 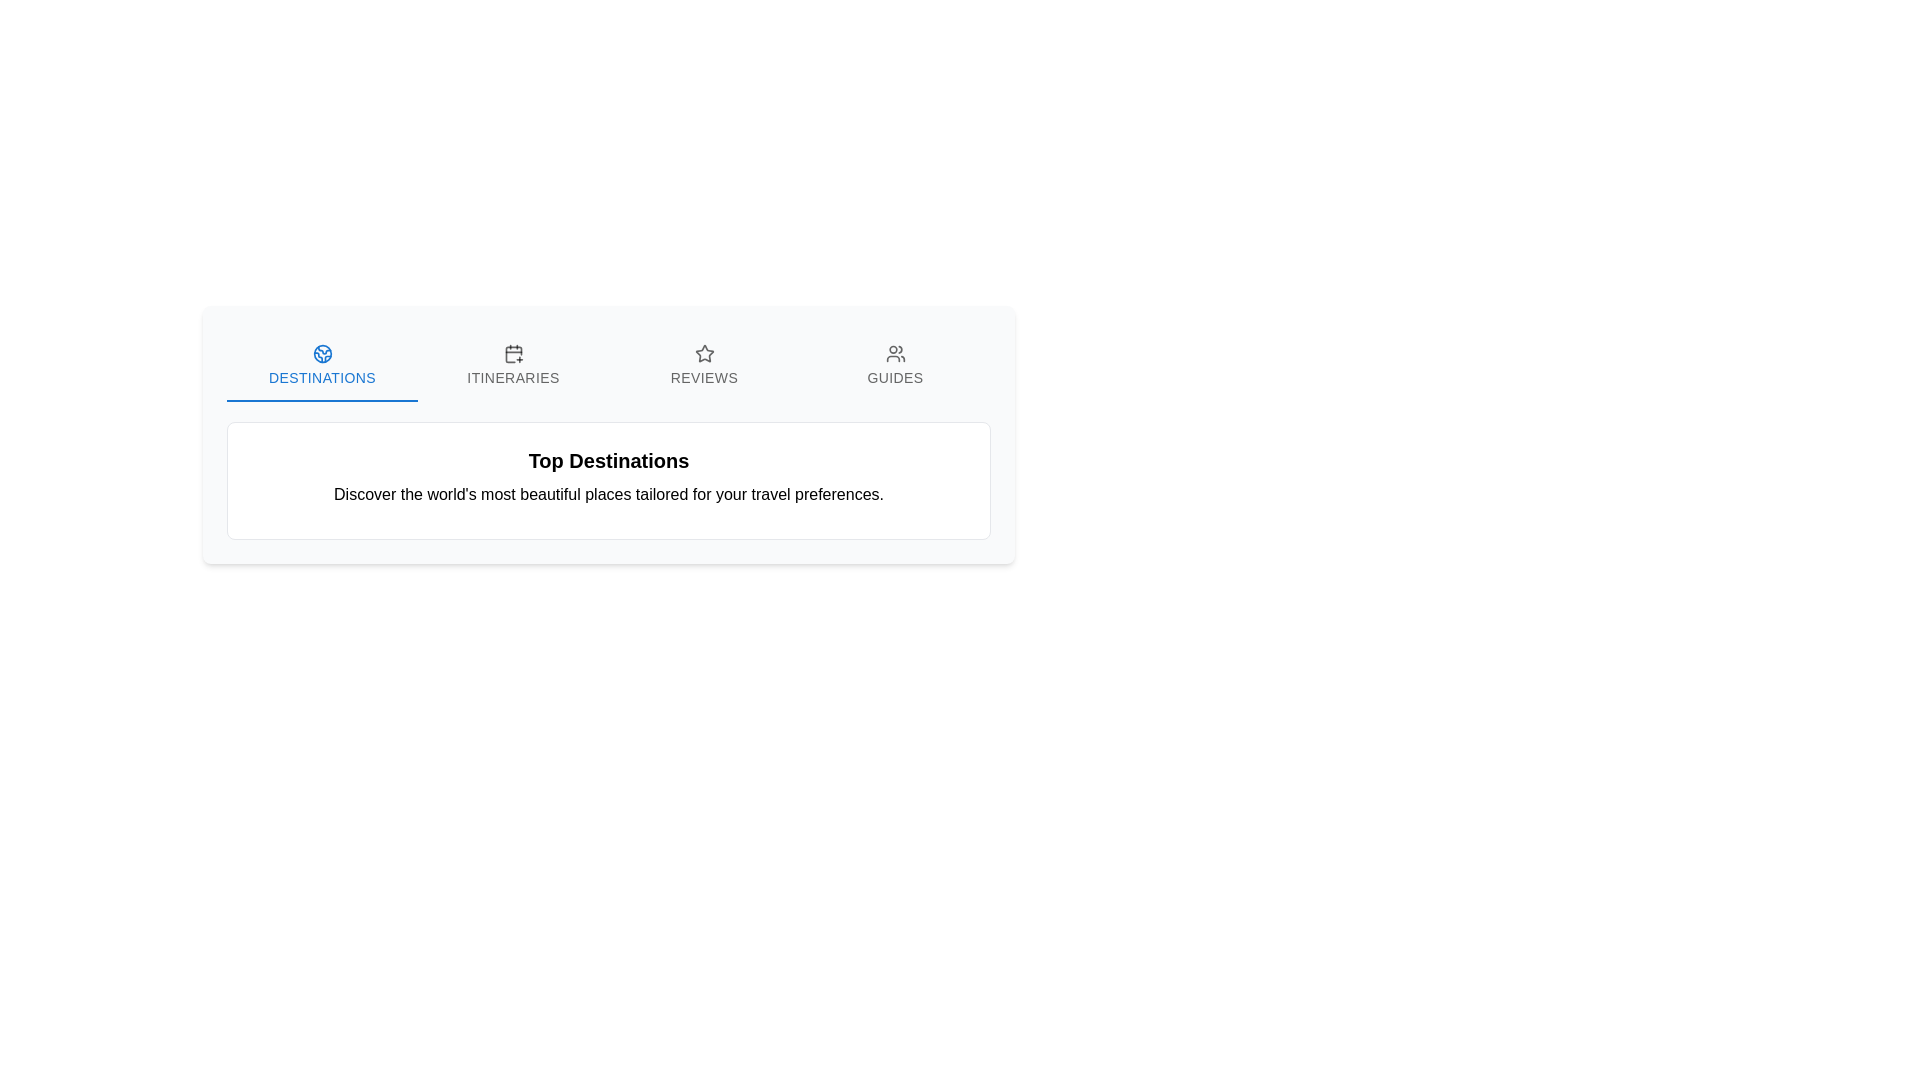 What do you see at coordinates (704, 353) in the screenshot?
I see `the star-shaped icon to the left of the 'Reviews' tab label in the tab navigation section` at bounding box center [704, 353].